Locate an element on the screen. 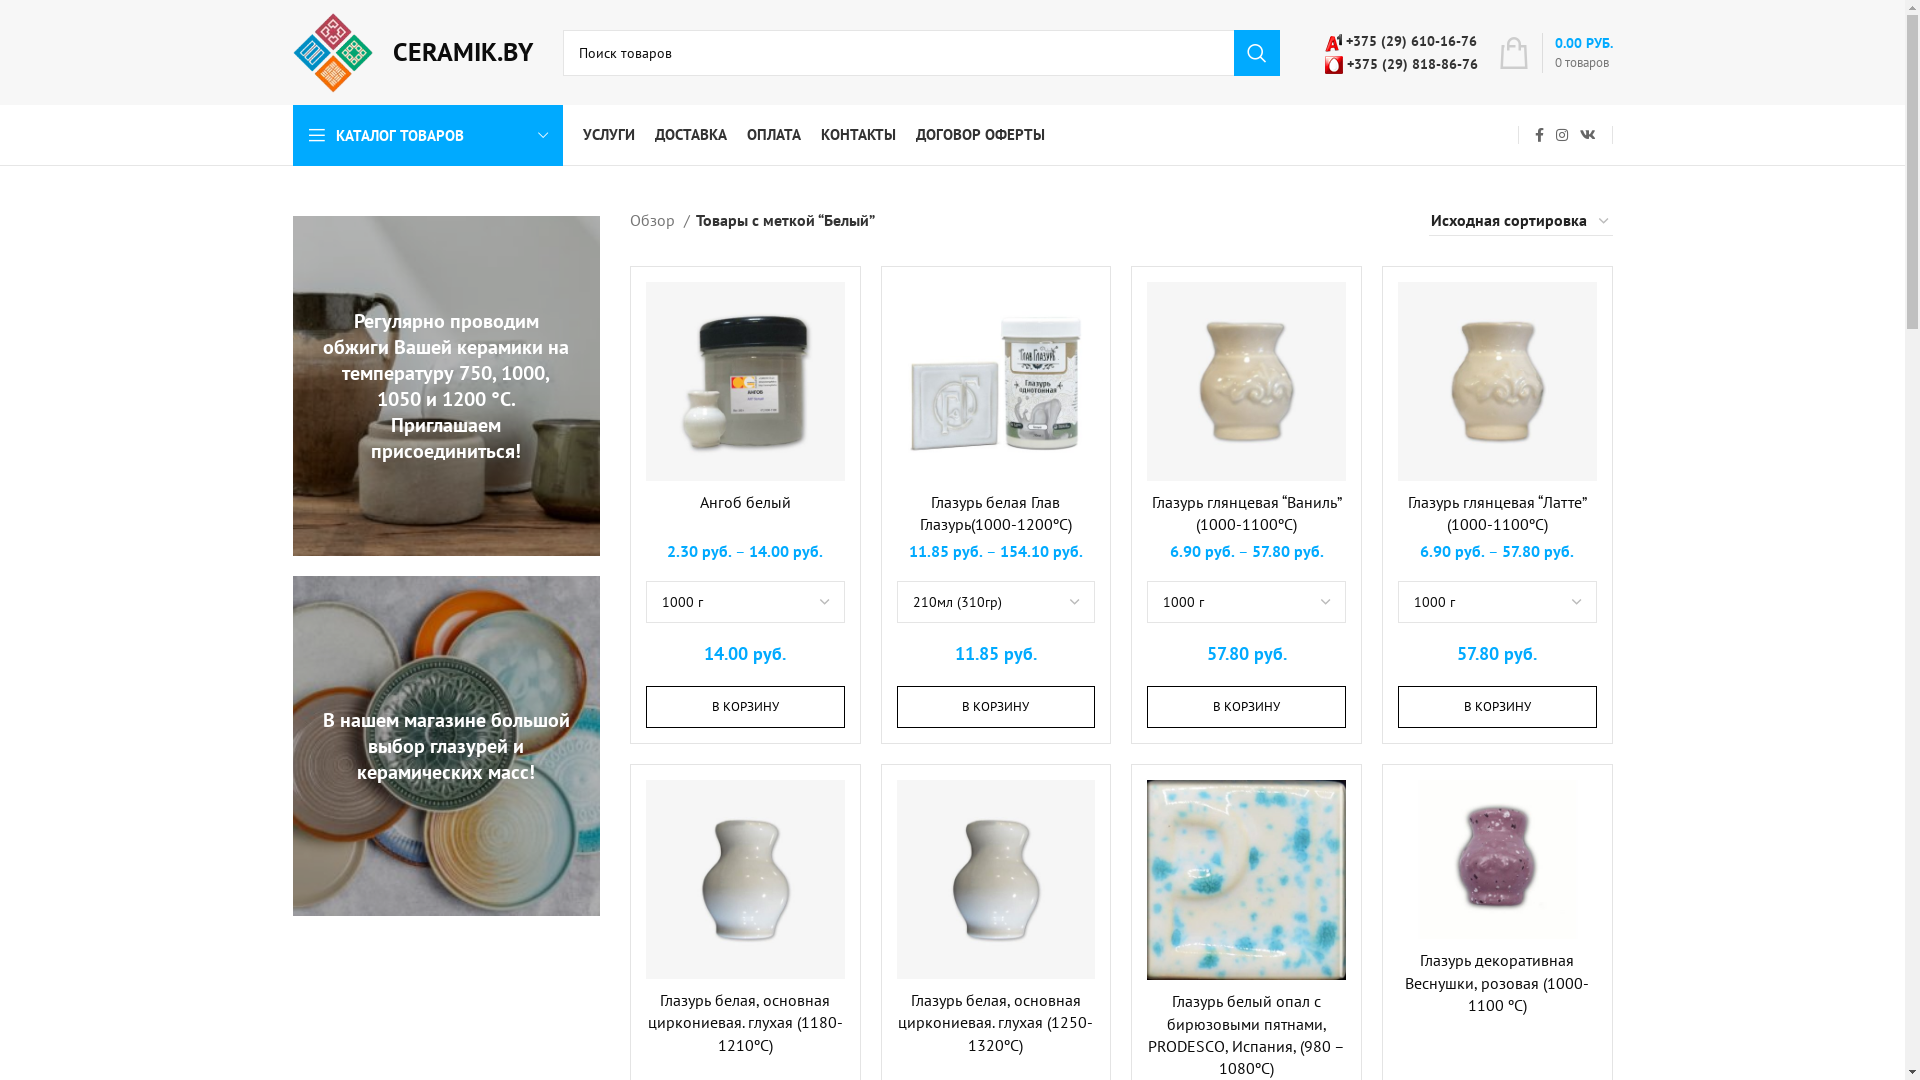  'SEARCH' is located at coordinates (1256, 52).